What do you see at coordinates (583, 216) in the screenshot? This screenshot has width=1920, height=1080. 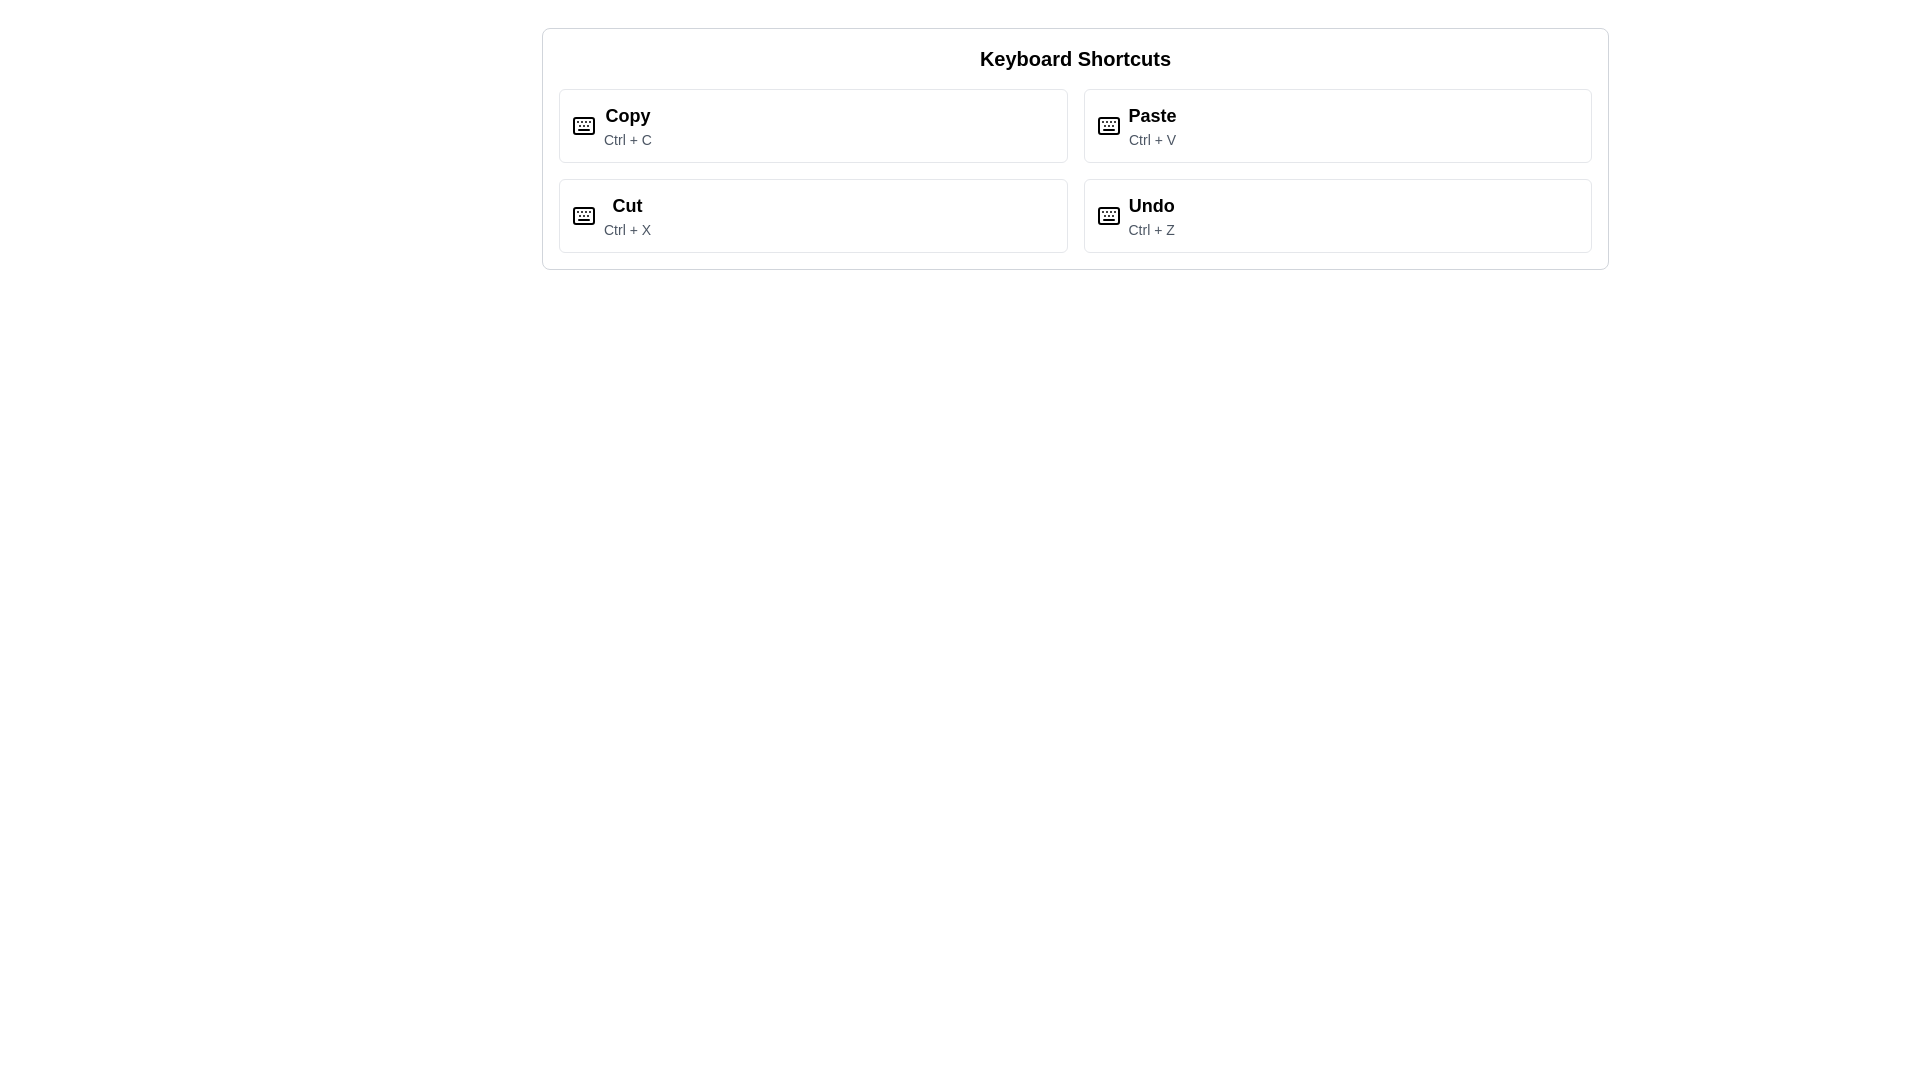 I see `the decorative icon in the 'Cut' shortcut panel, which is located in the second row and aligned to the left of the 'Cut' and 'Ctrl + X' text` at bounding box center [583, 216].